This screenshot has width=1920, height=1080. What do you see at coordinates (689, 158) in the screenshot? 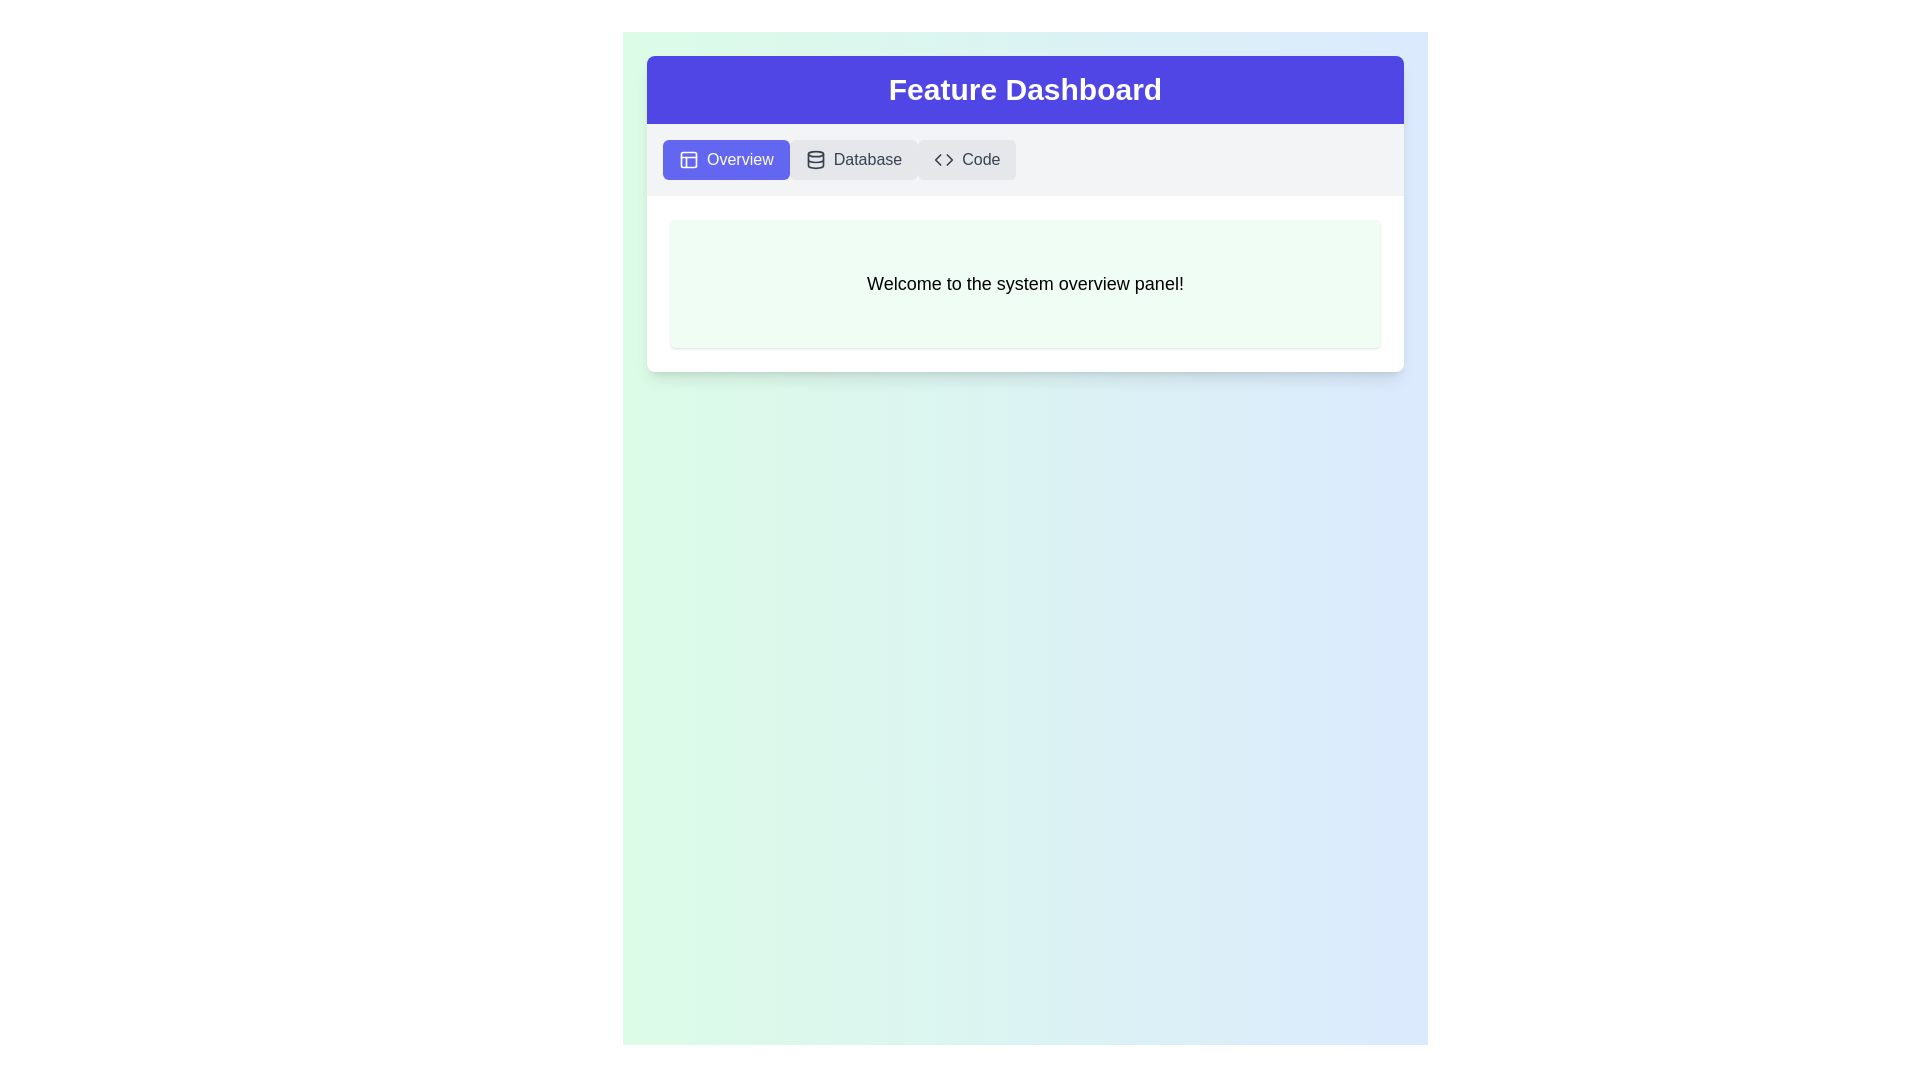
I see `the decorative icon for the 'Overview' tab located to the left of the text 'Overview' in the navigation bar under 'Feature Dashboard'` at bounding box center [689, 158].